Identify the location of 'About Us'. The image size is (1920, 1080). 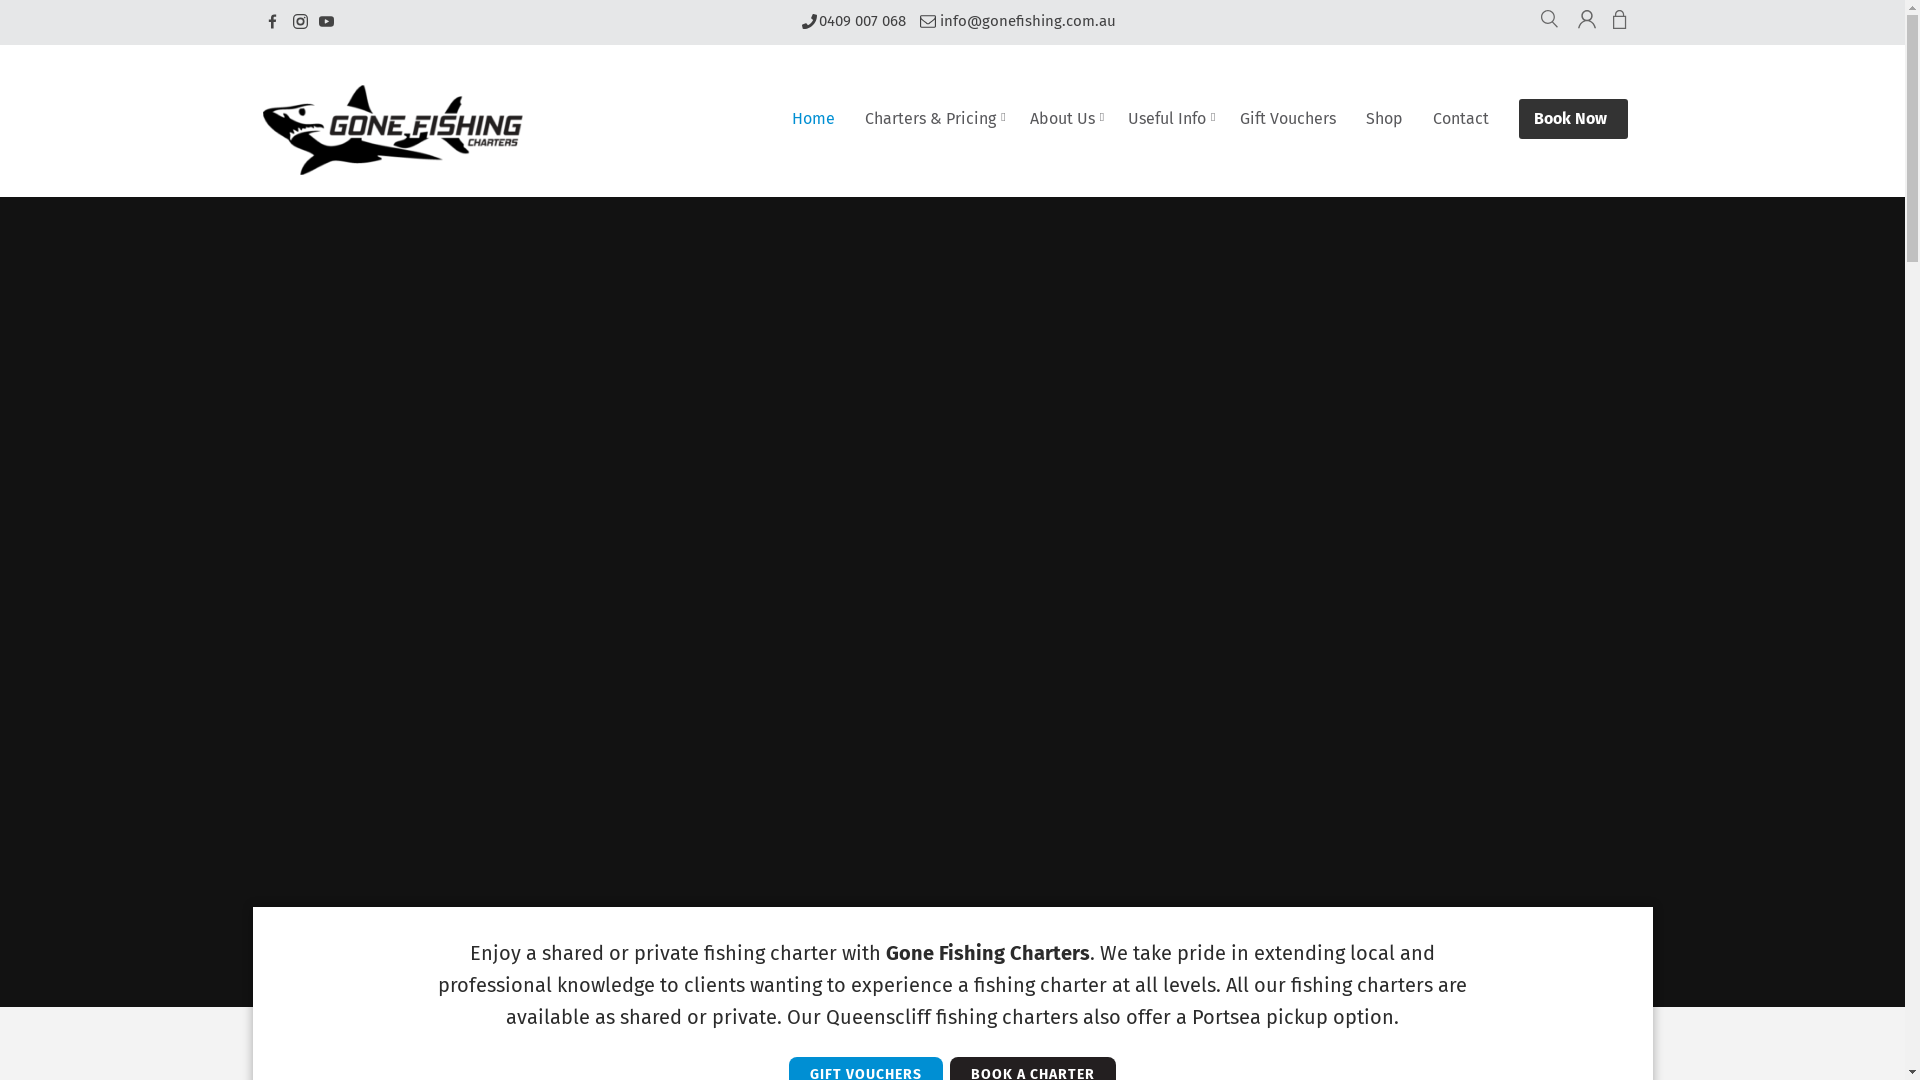
(1065, 119).